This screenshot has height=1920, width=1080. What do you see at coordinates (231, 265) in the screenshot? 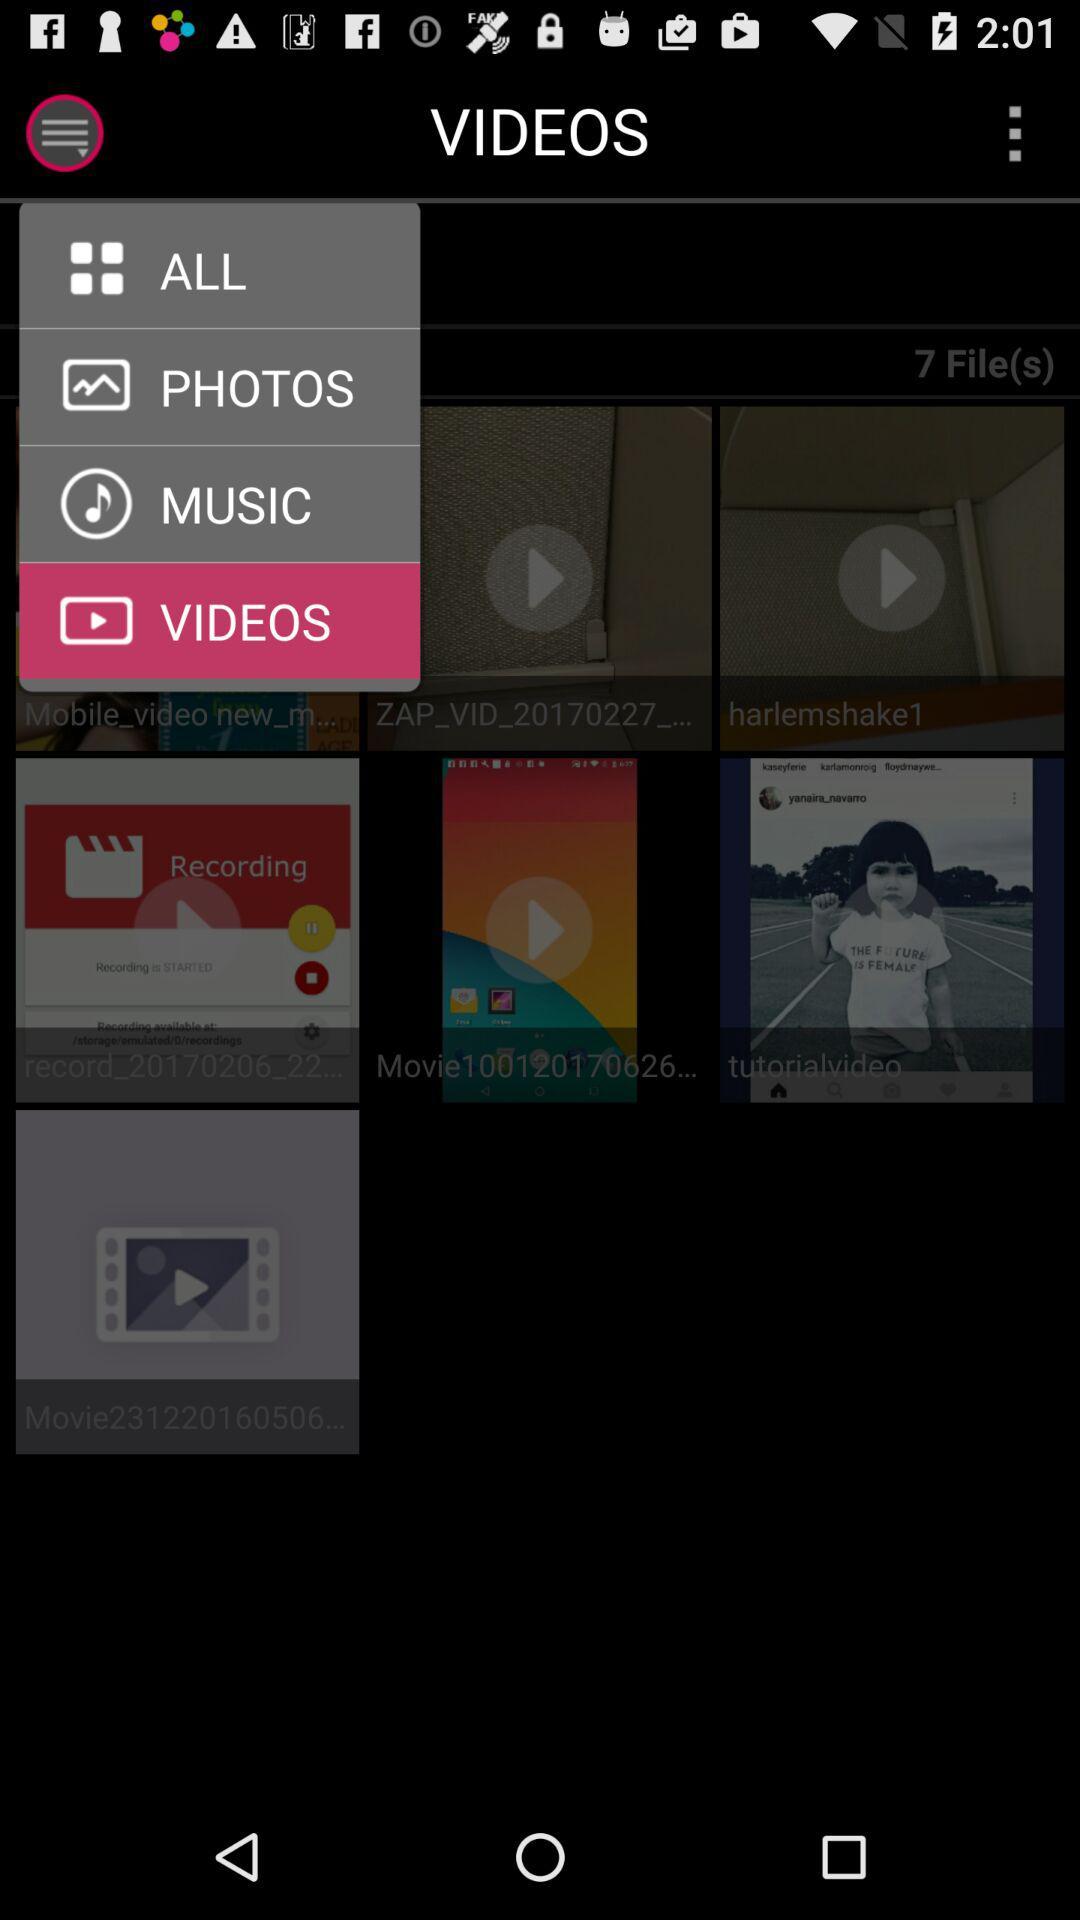
I see `icon below the videos icon` at bounding box center [231, 265].